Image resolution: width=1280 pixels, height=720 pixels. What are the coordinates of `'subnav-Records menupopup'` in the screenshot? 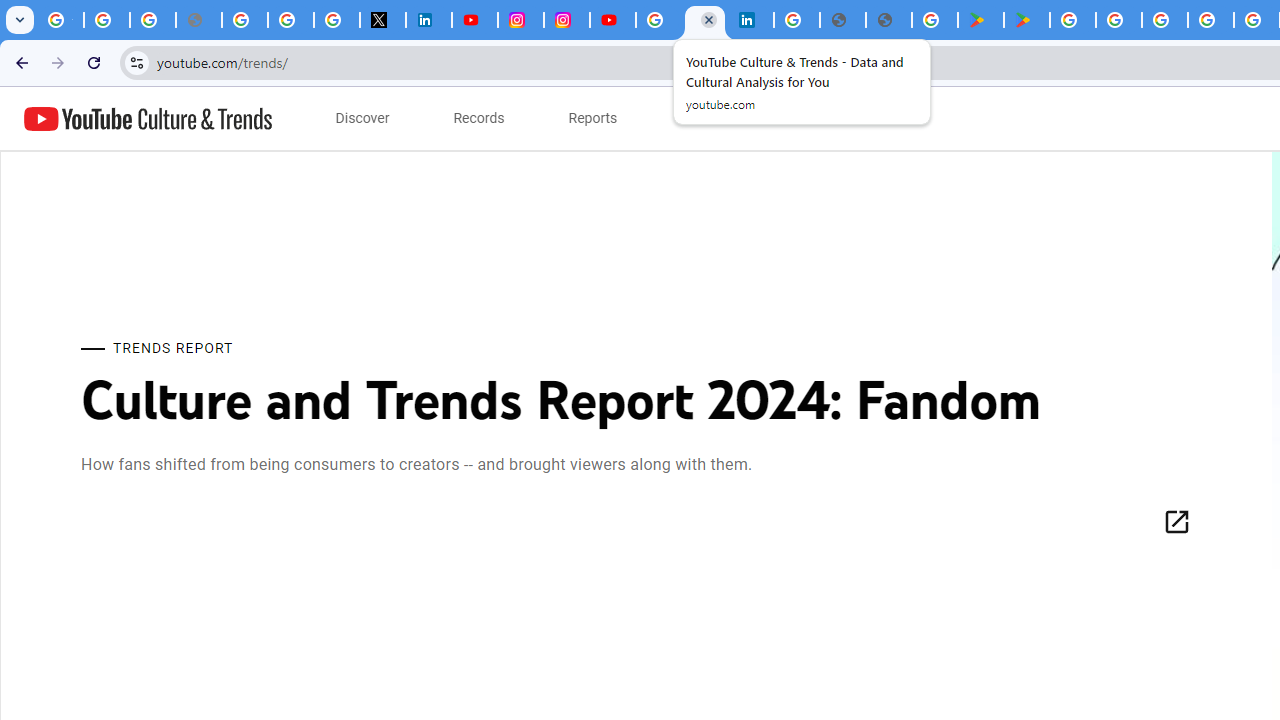 It's located at (478, 118).